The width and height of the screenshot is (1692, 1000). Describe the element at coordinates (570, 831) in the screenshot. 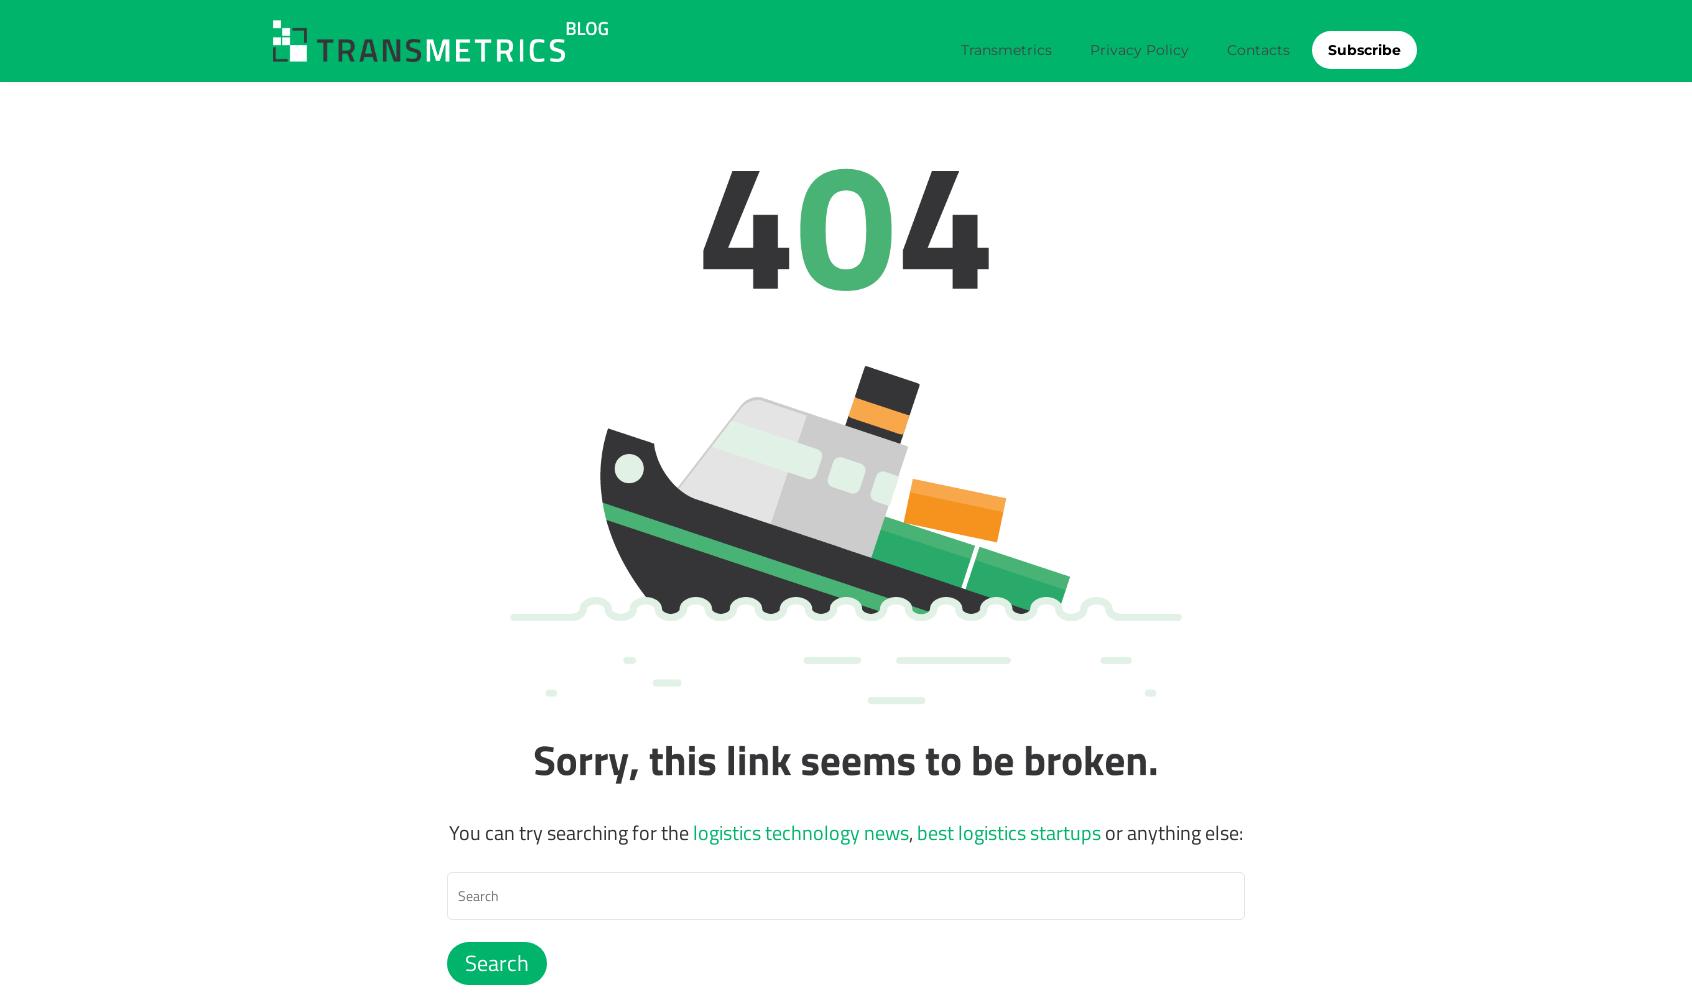

I see `'You can try searching for the'` at that location.